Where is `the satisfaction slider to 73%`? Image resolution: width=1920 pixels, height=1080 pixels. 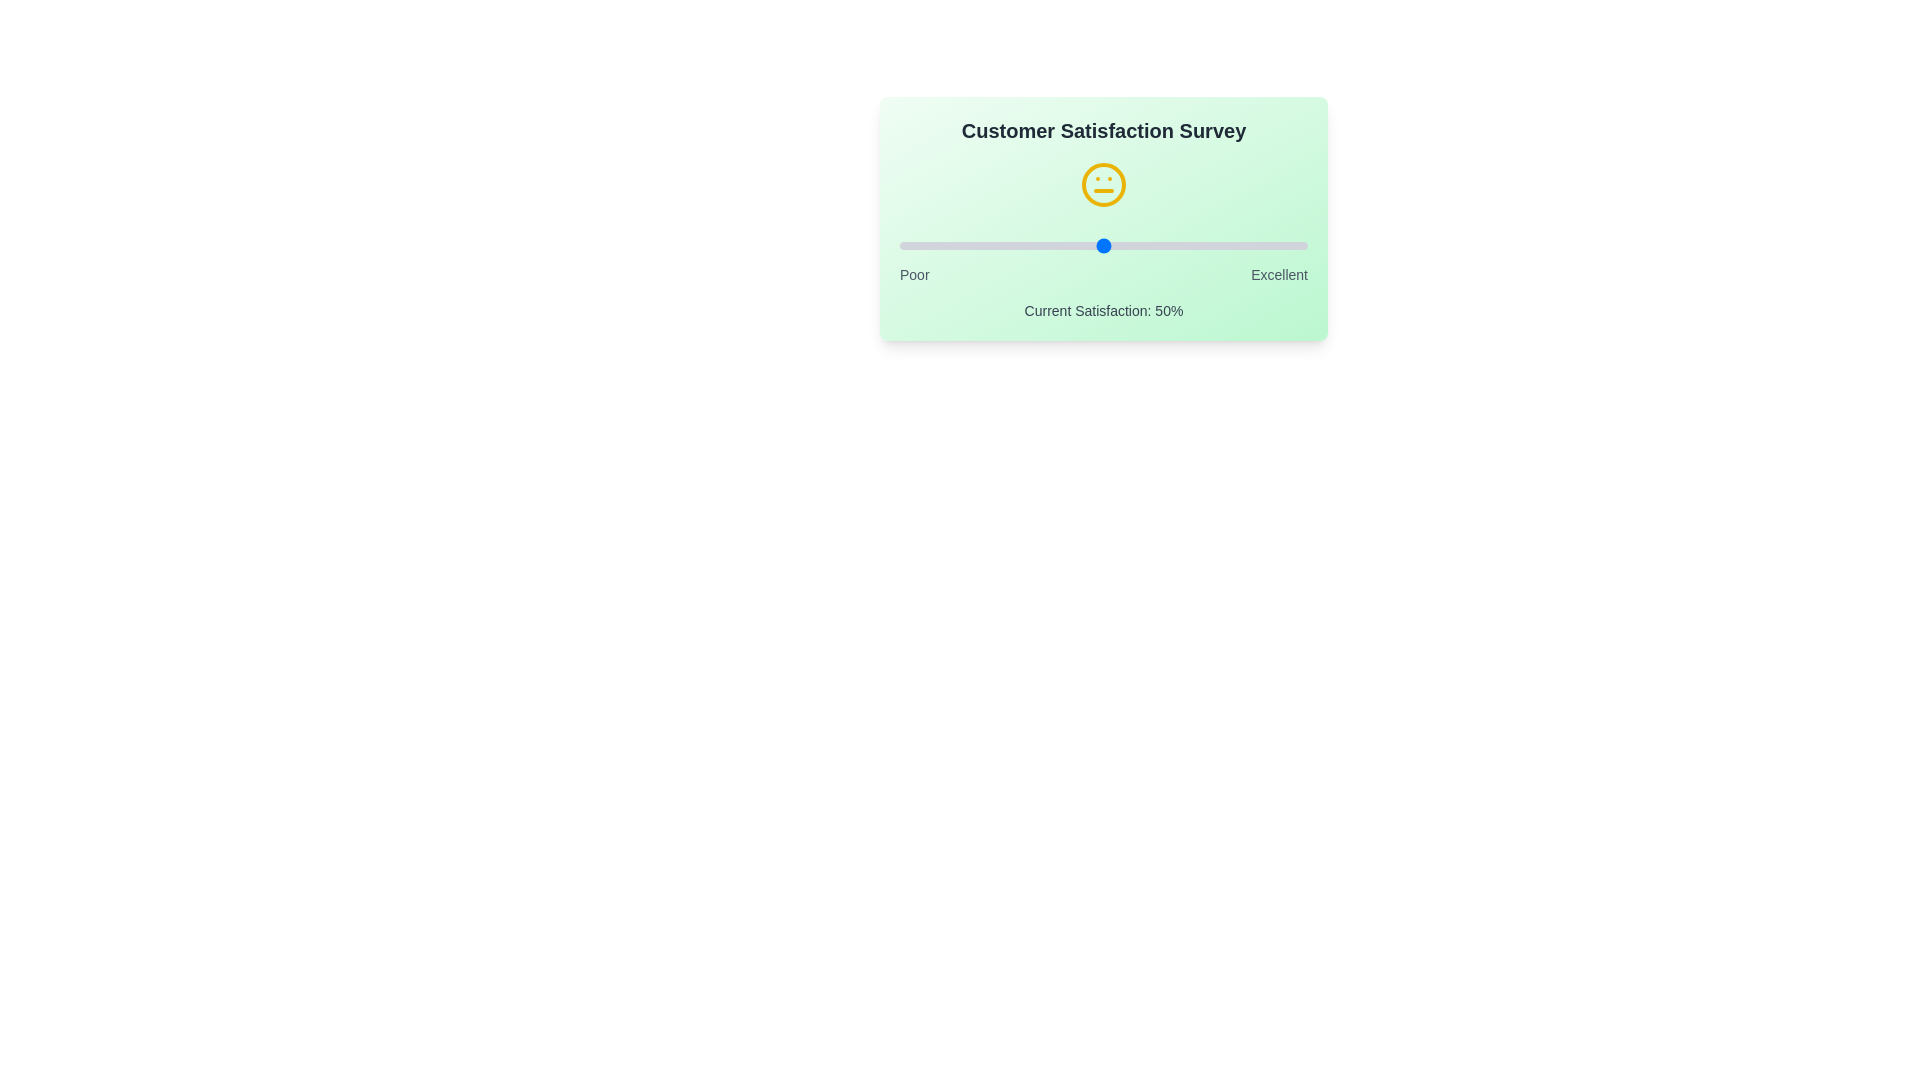
the satisfaction slider to 73% is located at coordinates (1197, 245).